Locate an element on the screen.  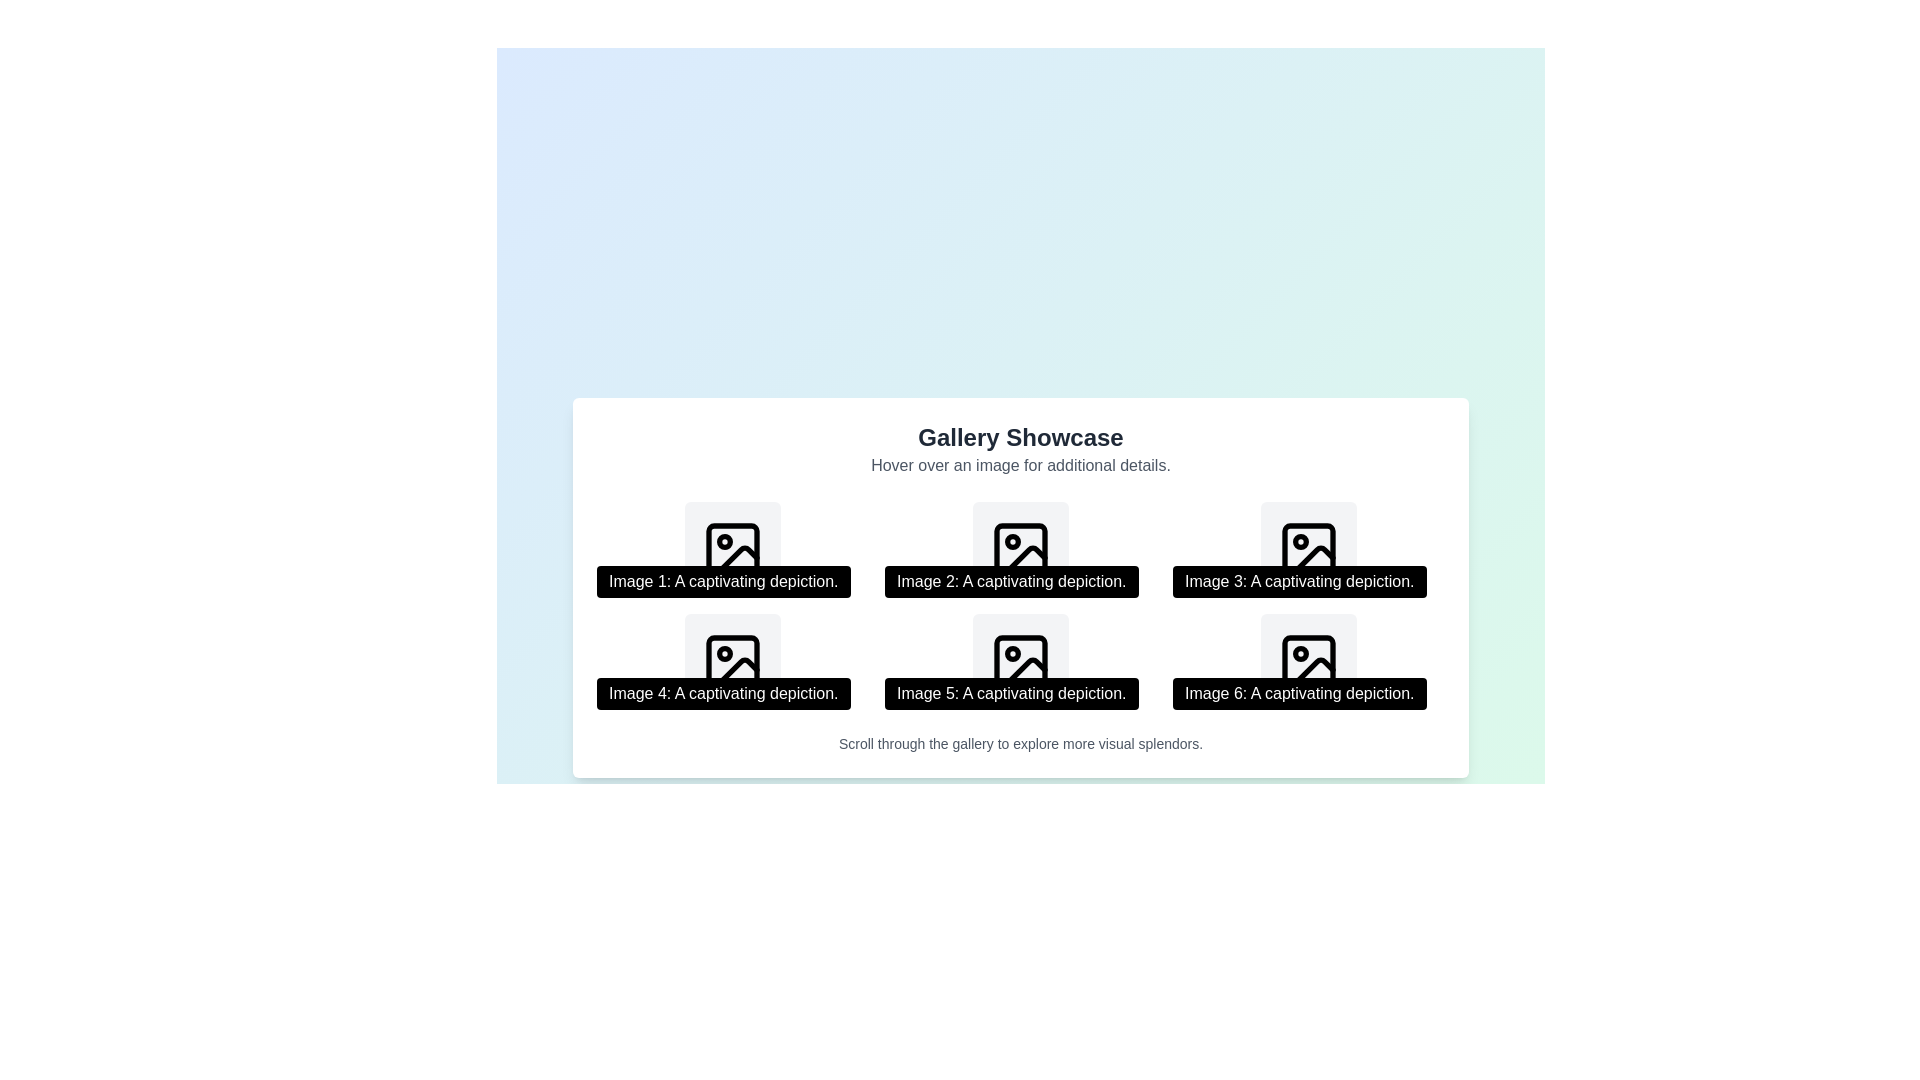
the lower right visual component of the photo icon in the first row of the gallery showcase is located at coordinates (1313, 560).